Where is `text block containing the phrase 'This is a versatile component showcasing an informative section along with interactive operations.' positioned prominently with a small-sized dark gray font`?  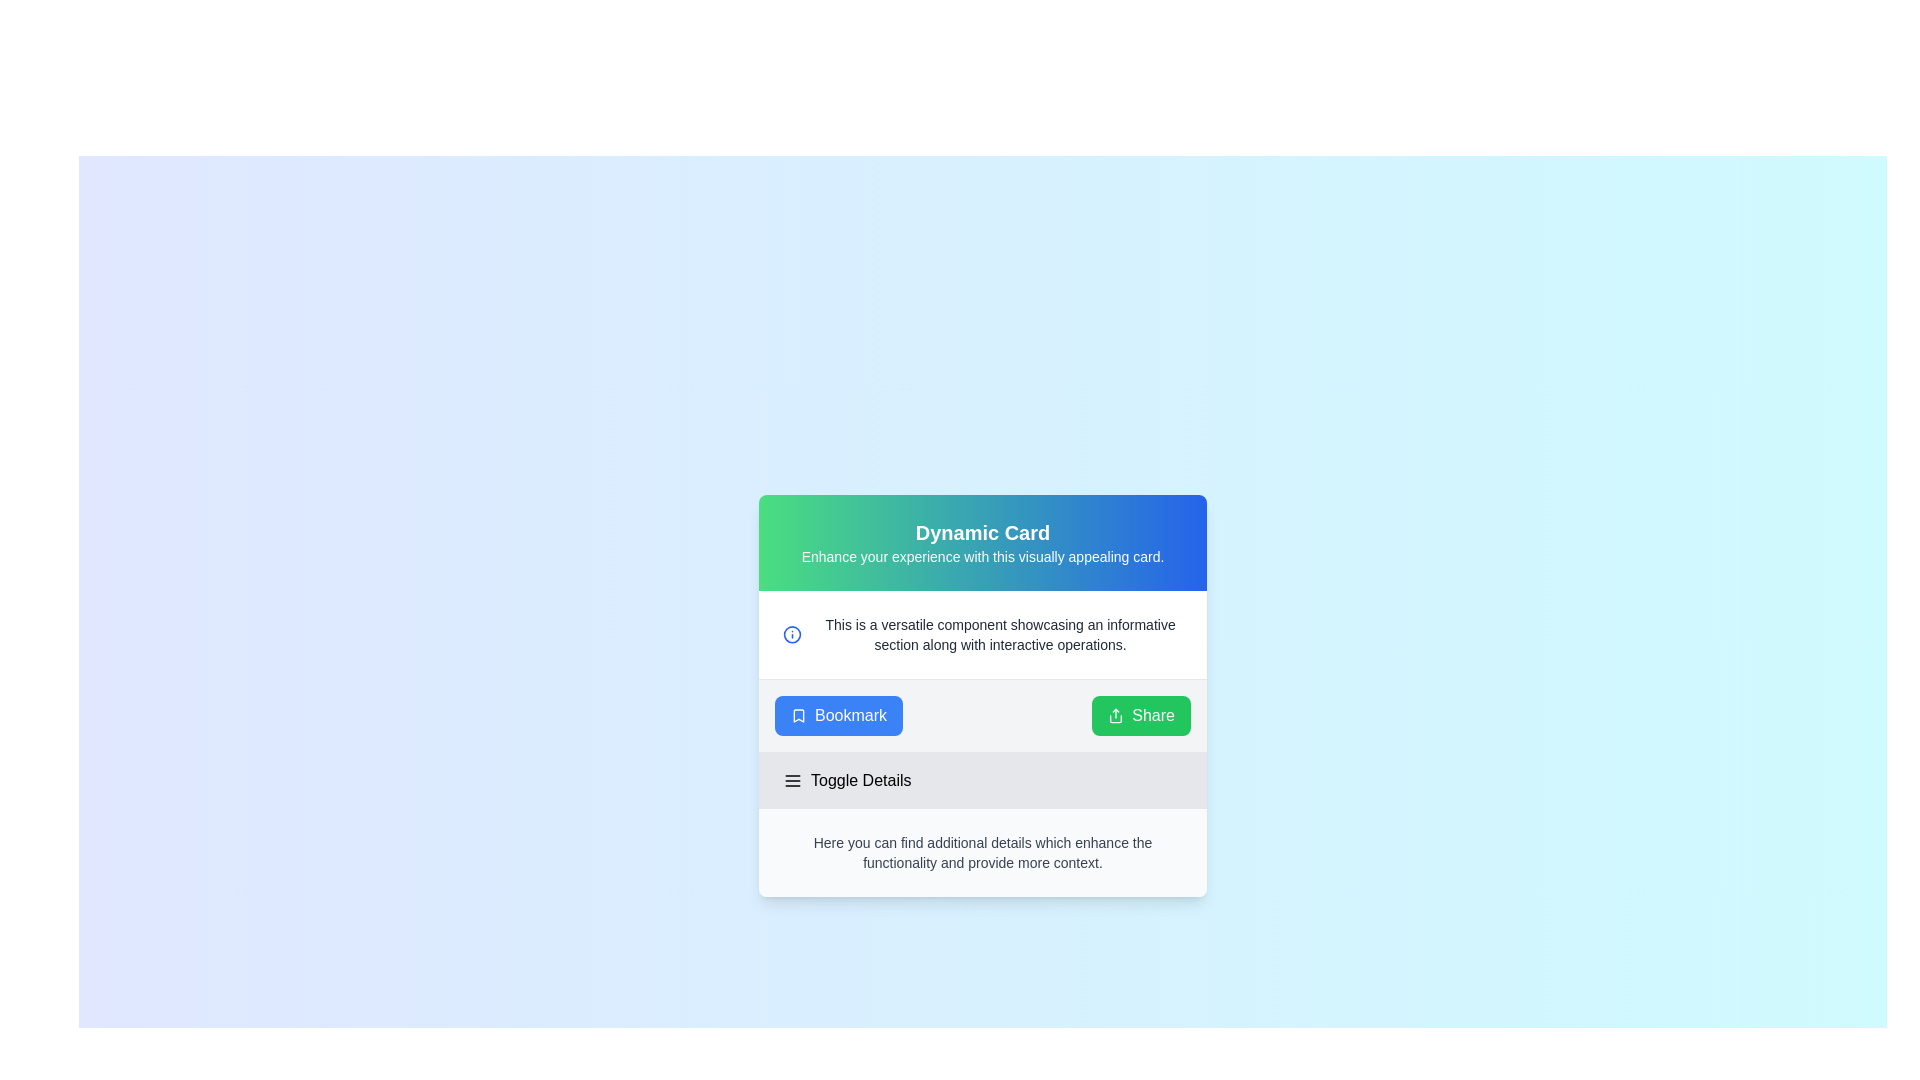 text block containing the phrase 'This is a versatile component showcasing an informative section along with interactive operations.' positioned prominently with a small-sized dark gray font is located at coordinates (1000, 635).